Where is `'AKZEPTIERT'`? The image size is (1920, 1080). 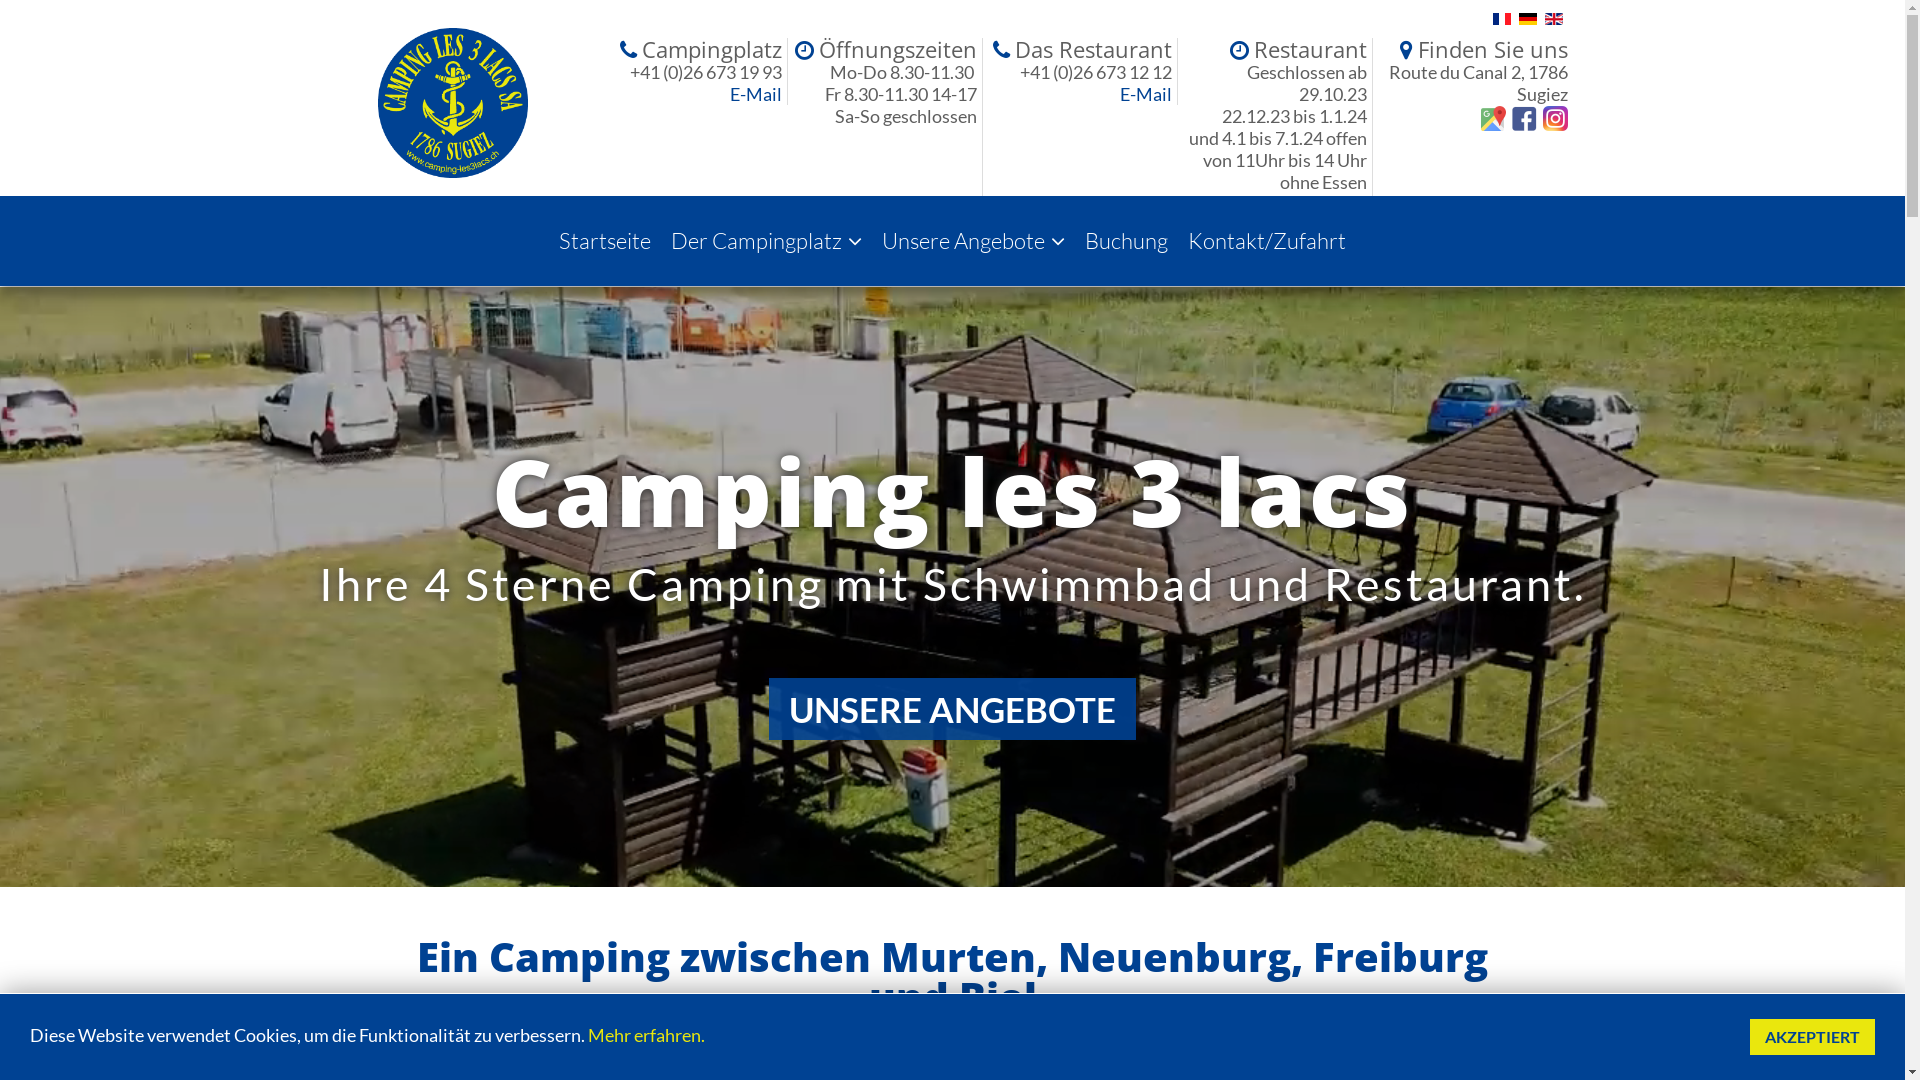
'AKZEPTIERT' is located at coordinates (1812, 1036).